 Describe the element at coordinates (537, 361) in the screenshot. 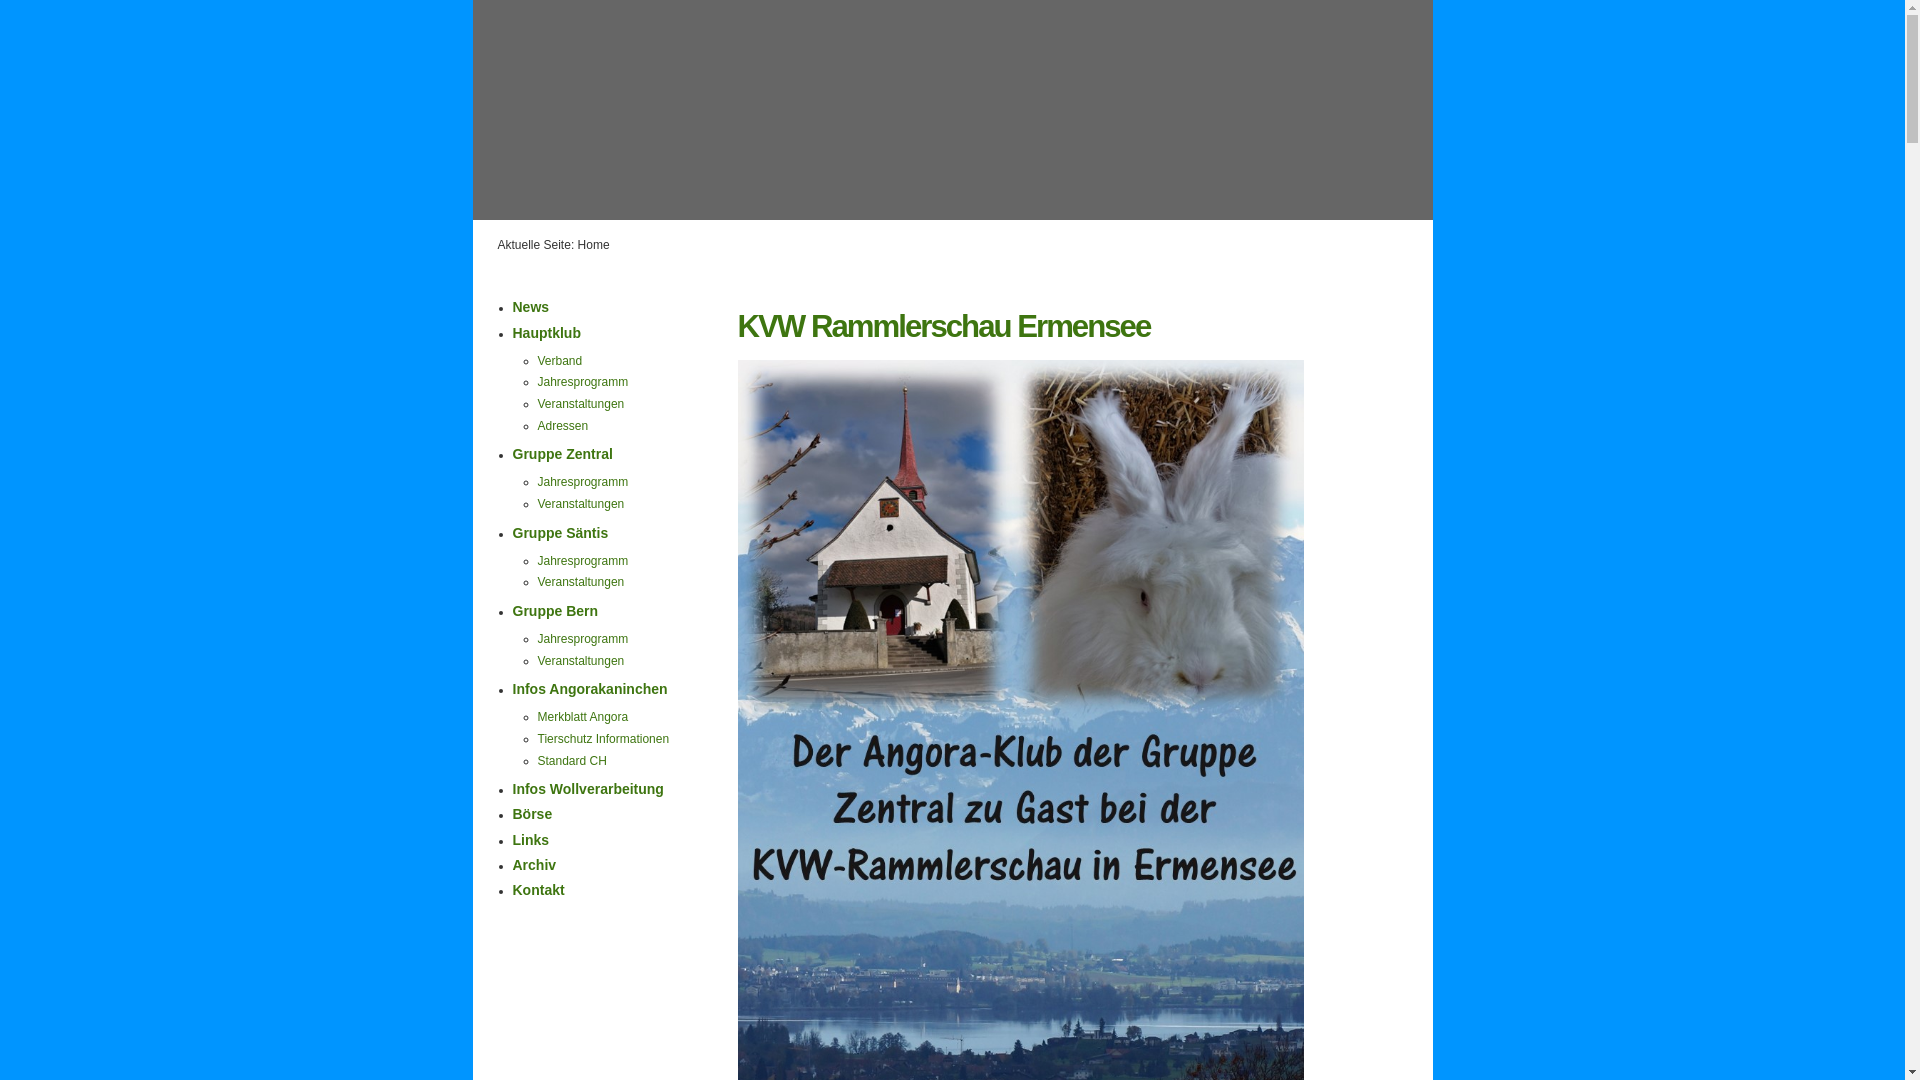

I see `'Verband'` at that location.